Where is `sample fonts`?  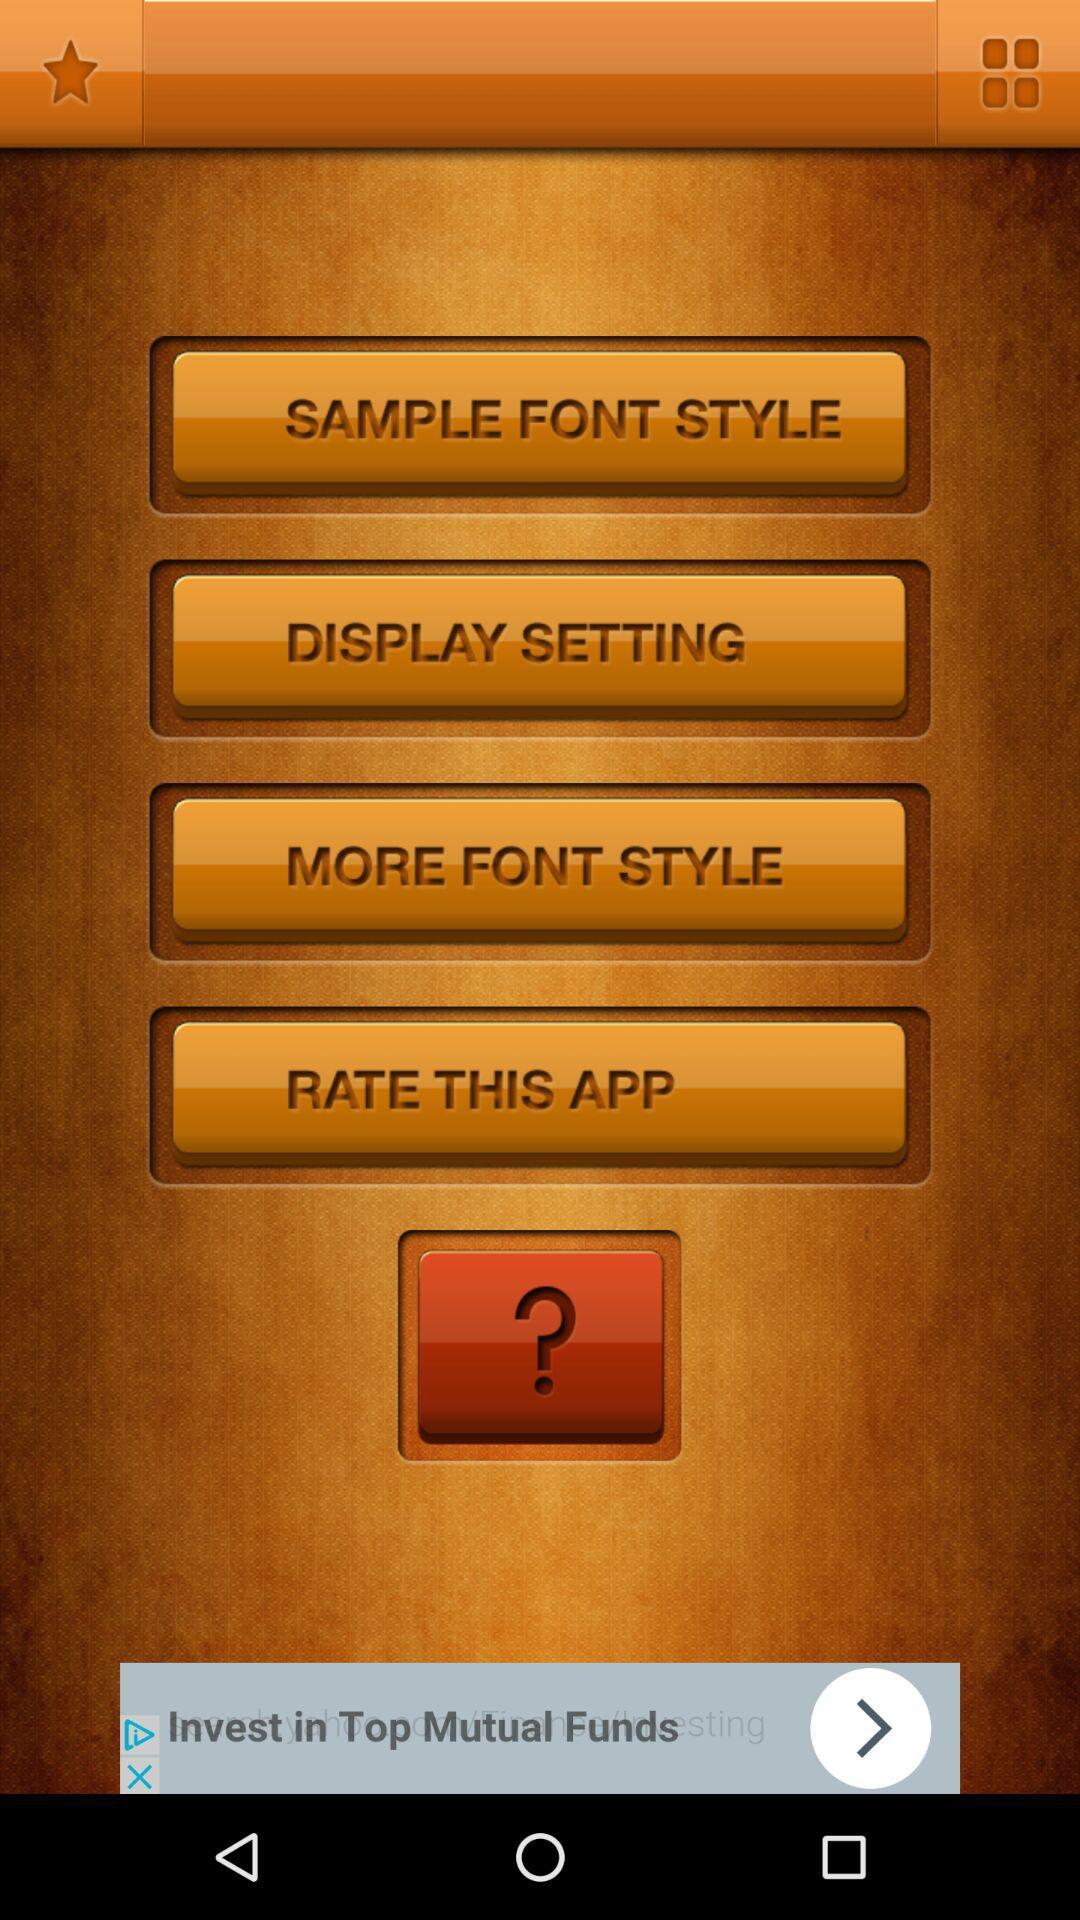 sample fonts is located at coordinates (540, 426).